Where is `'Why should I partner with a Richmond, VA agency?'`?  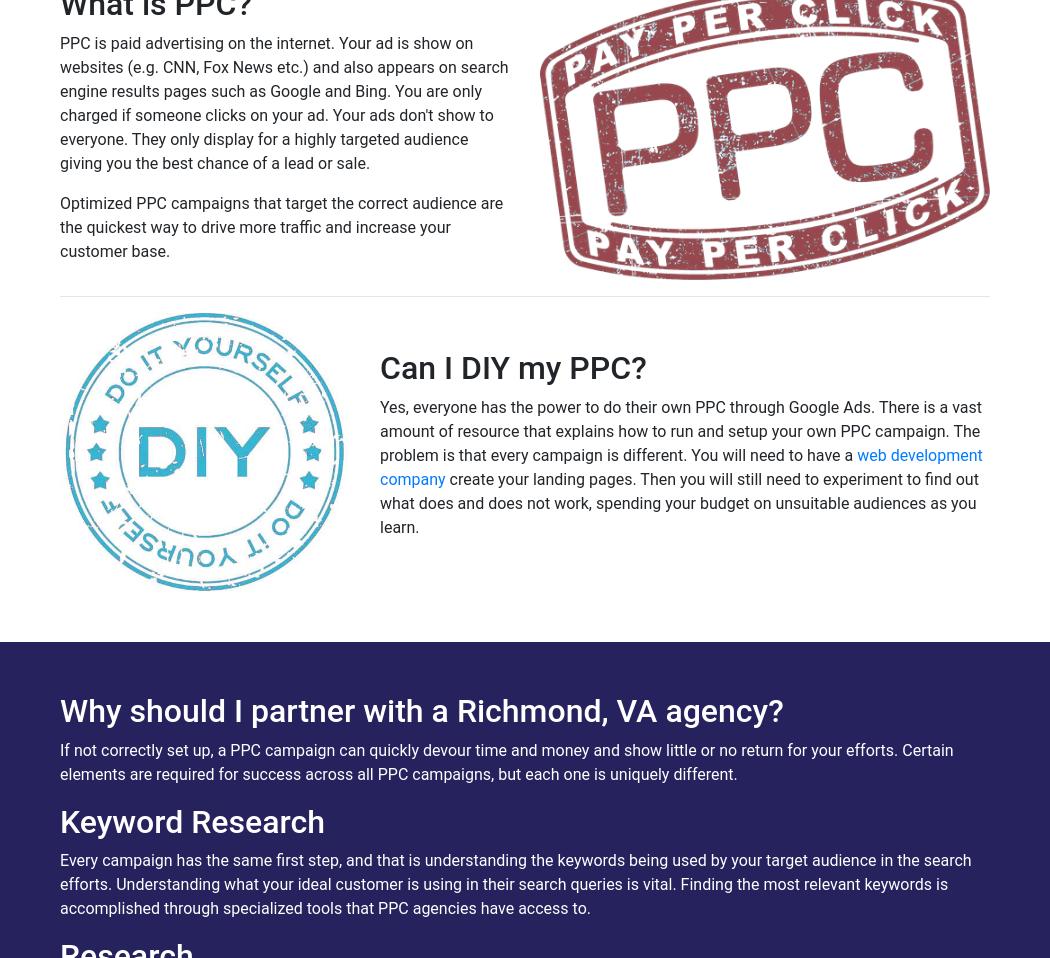 'Why should I partner with a Richmond, VA agency?' is located at coordinates (420, 710).